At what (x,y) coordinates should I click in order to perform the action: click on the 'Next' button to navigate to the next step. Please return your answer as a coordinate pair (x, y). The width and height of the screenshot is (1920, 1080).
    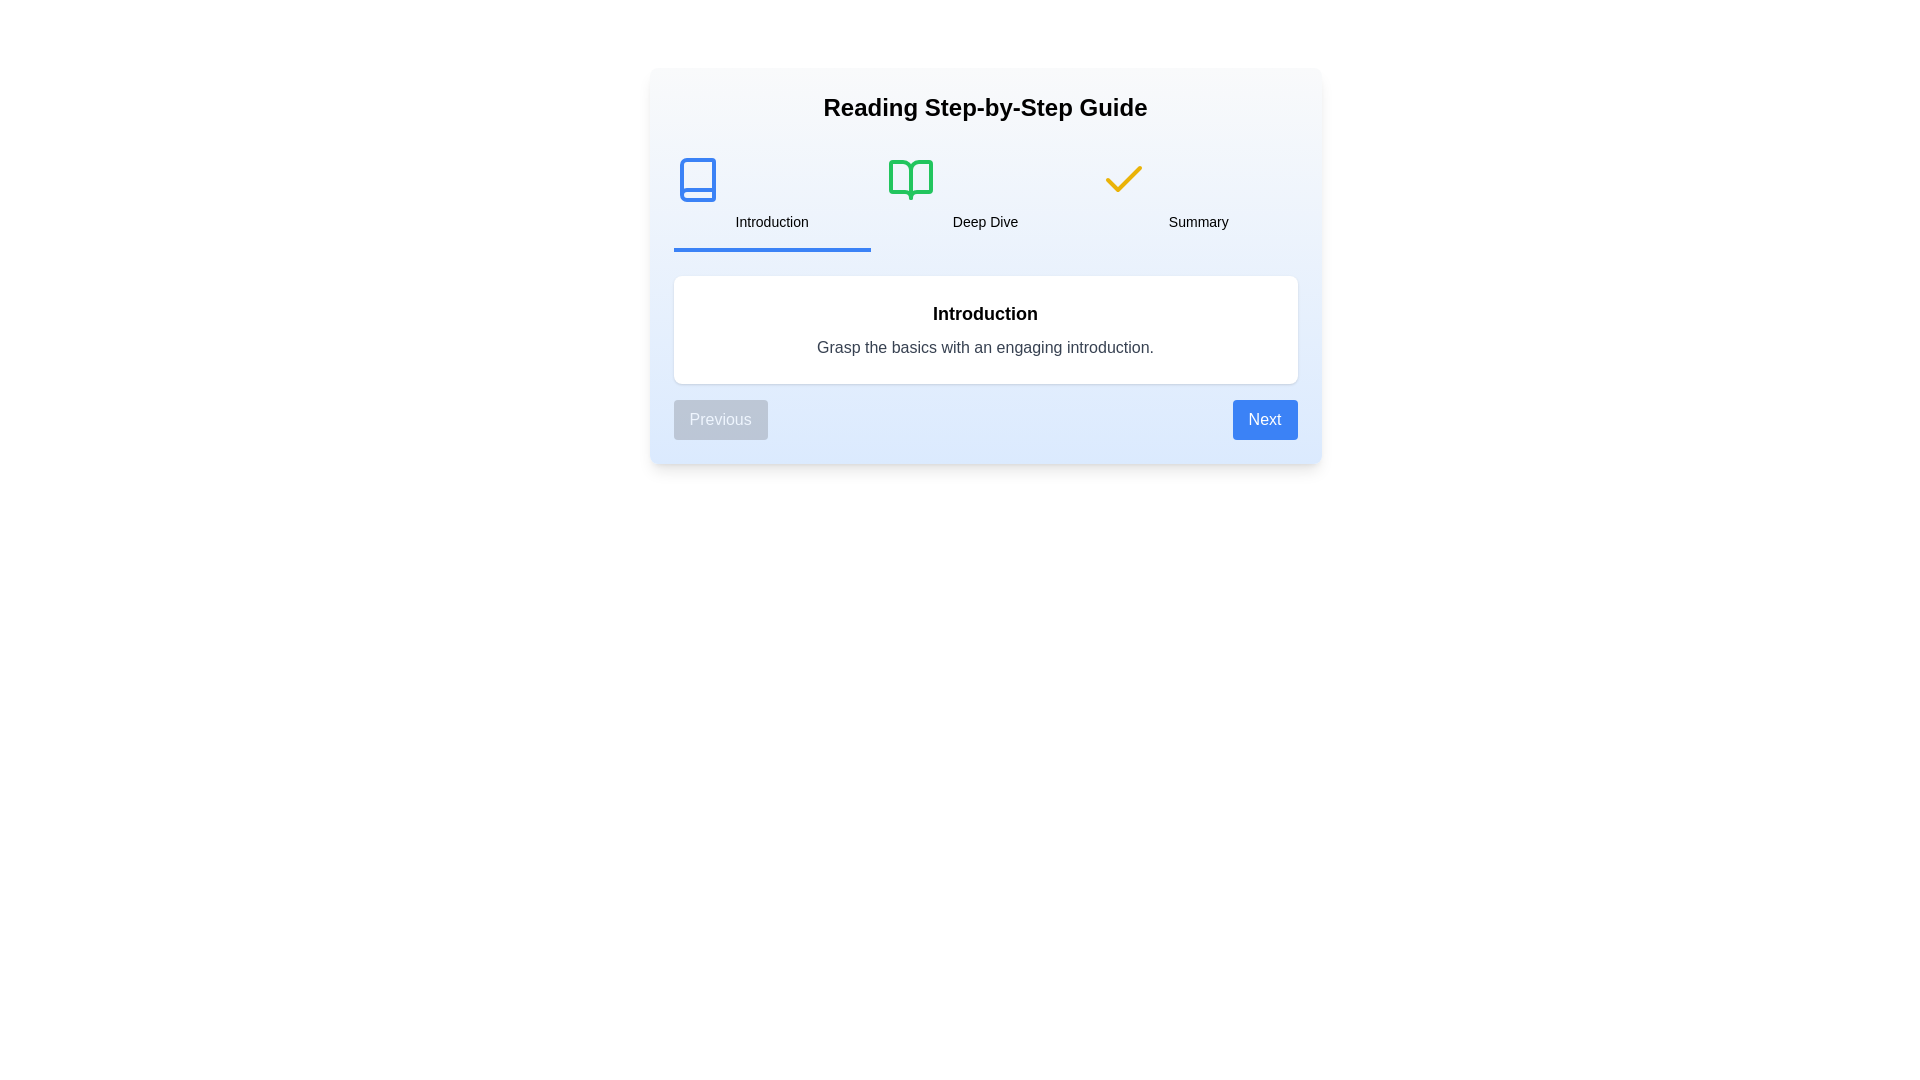
    Looking at the image, I should click on (1264, 419).